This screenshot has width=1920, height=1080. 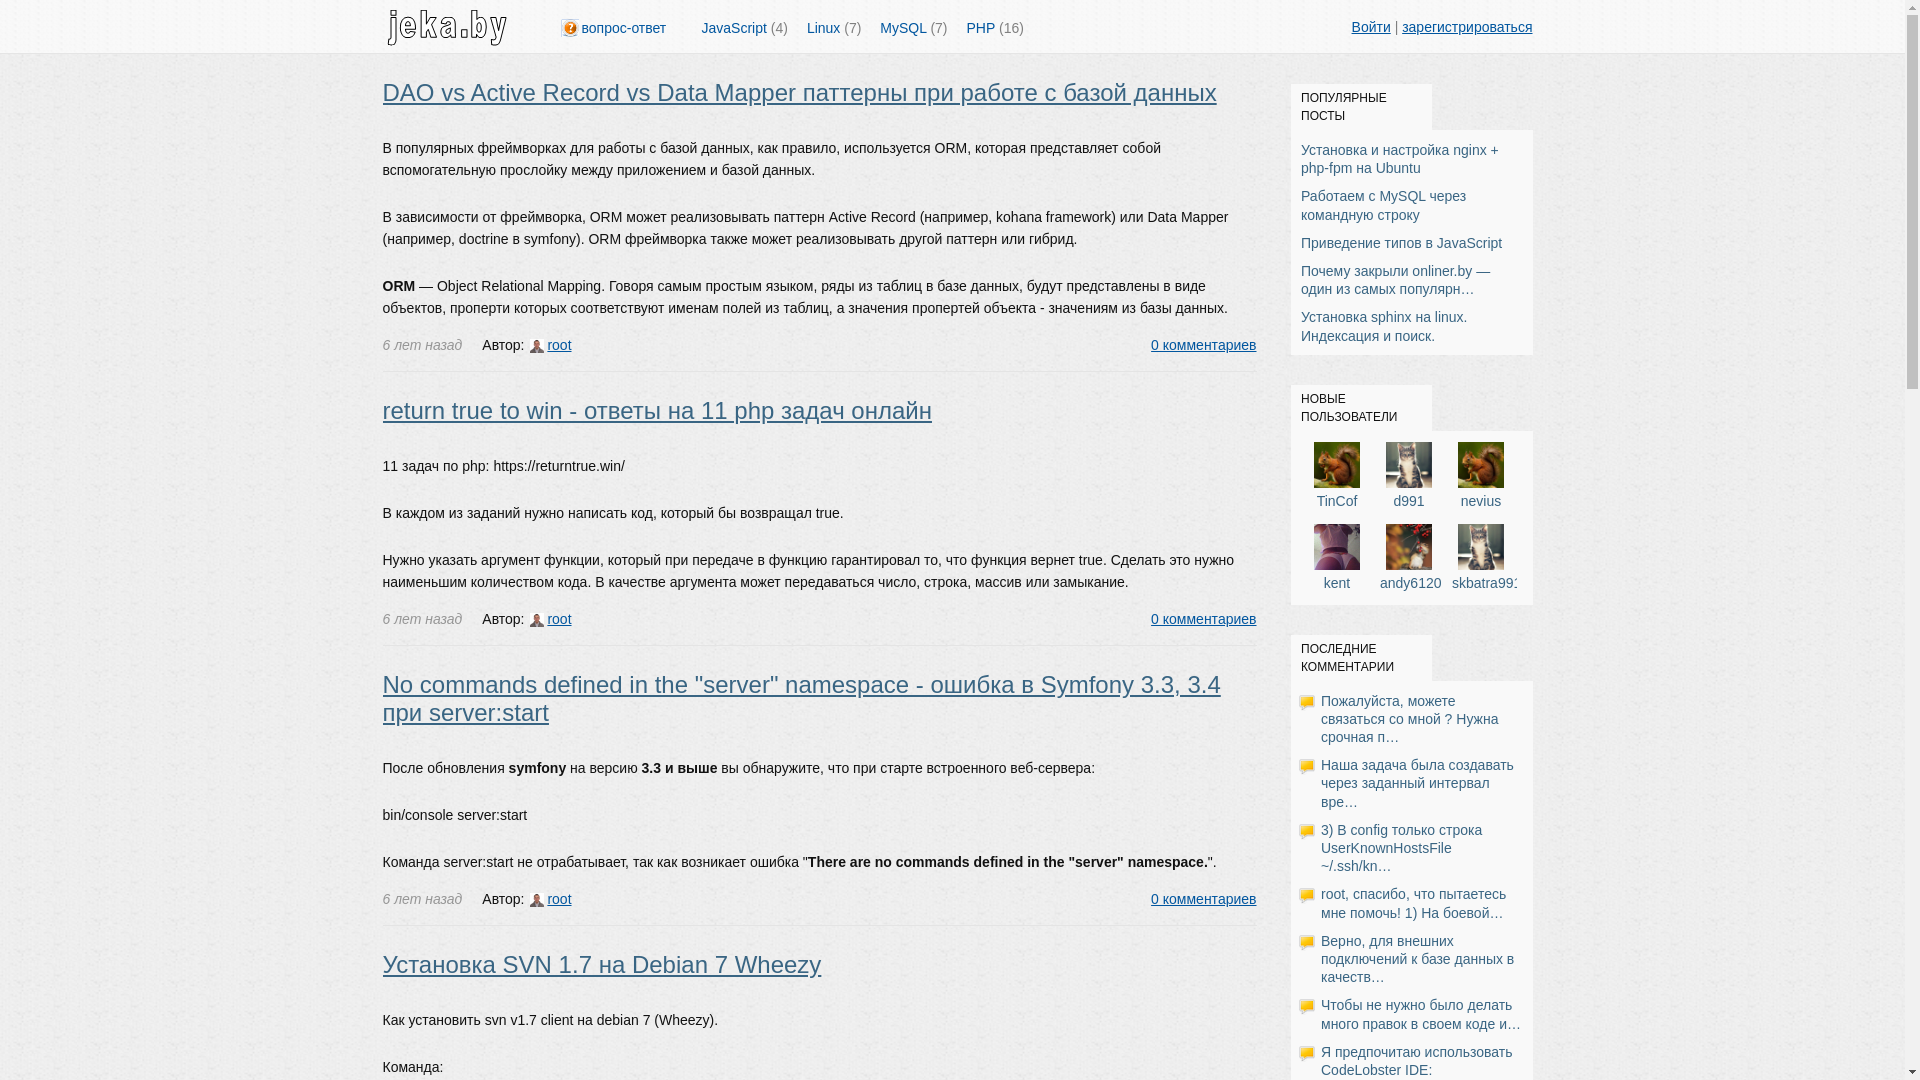 What do you see at coordinates (743, 27) in the screenshot?
I see `'JavaScript (4)'` at bounding box center [743, 27].